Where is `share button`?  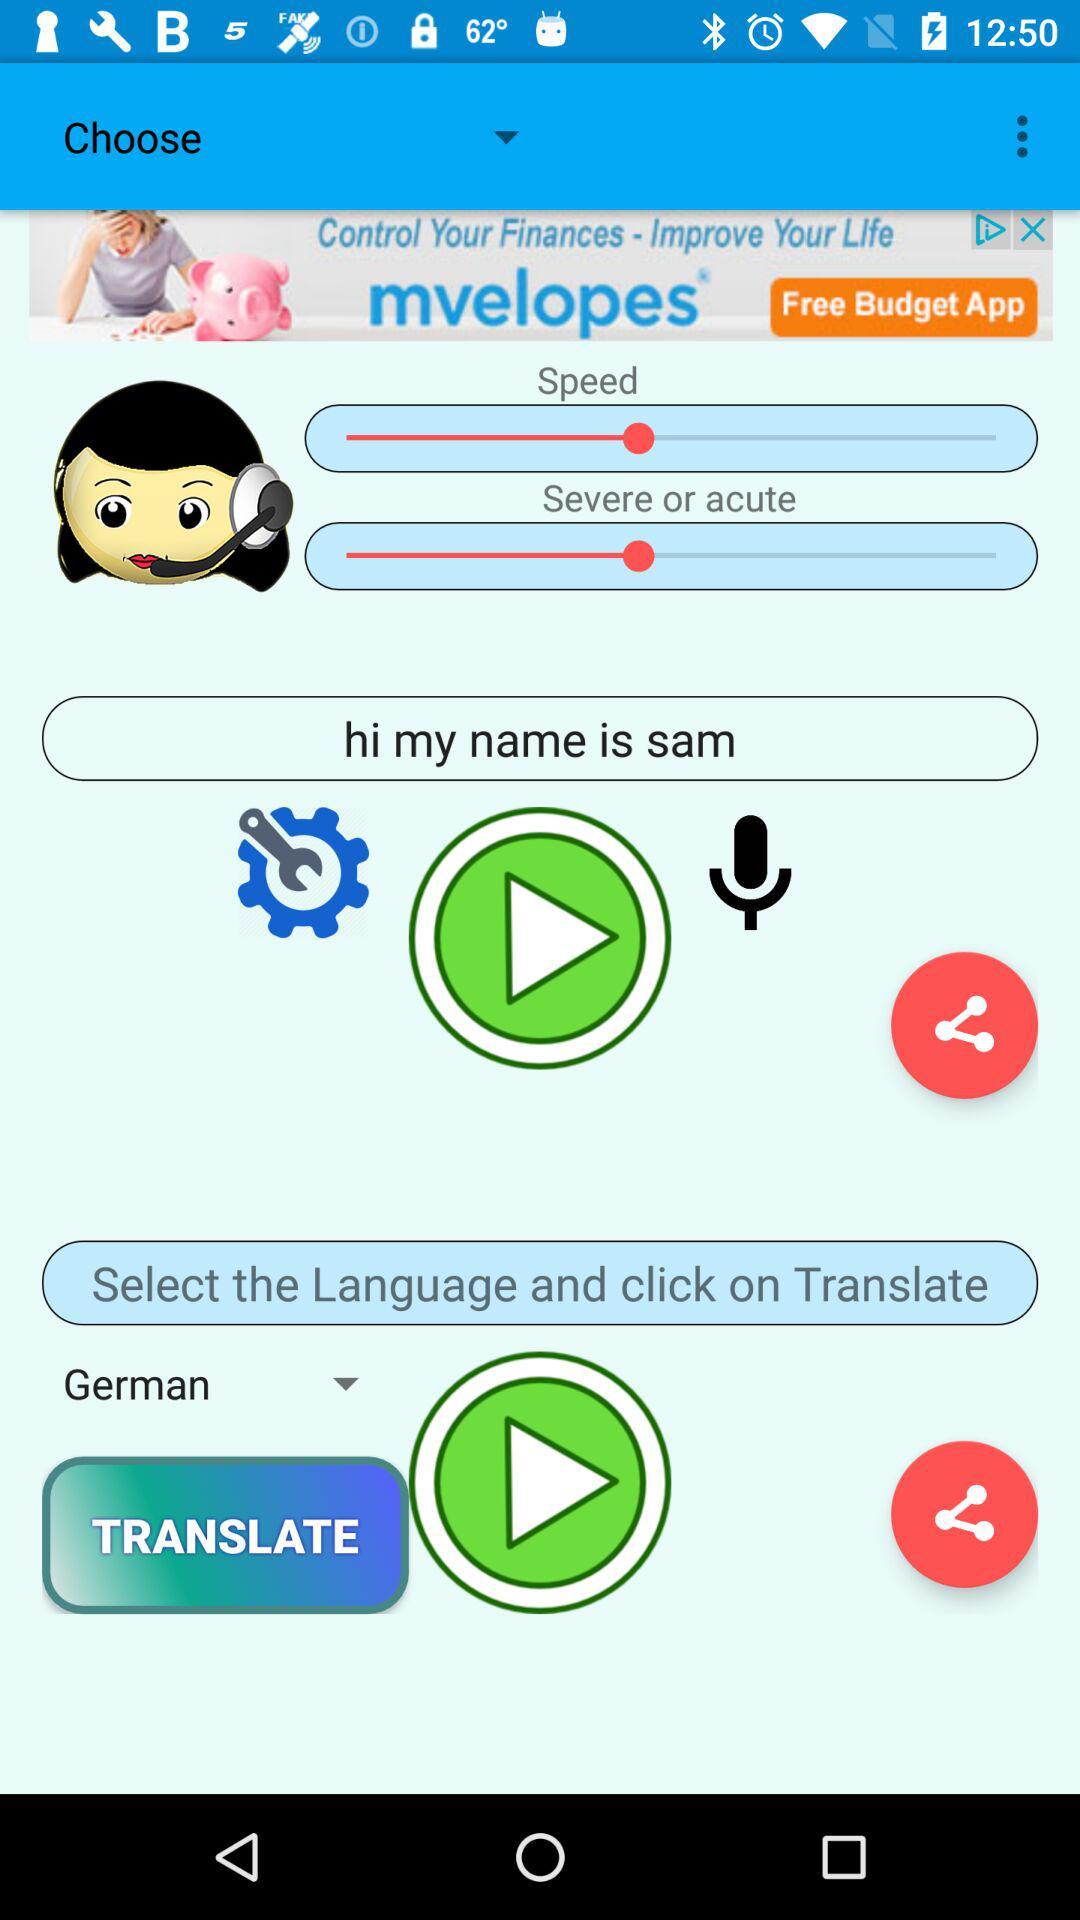
share button is located at coordinates (963, 1514).